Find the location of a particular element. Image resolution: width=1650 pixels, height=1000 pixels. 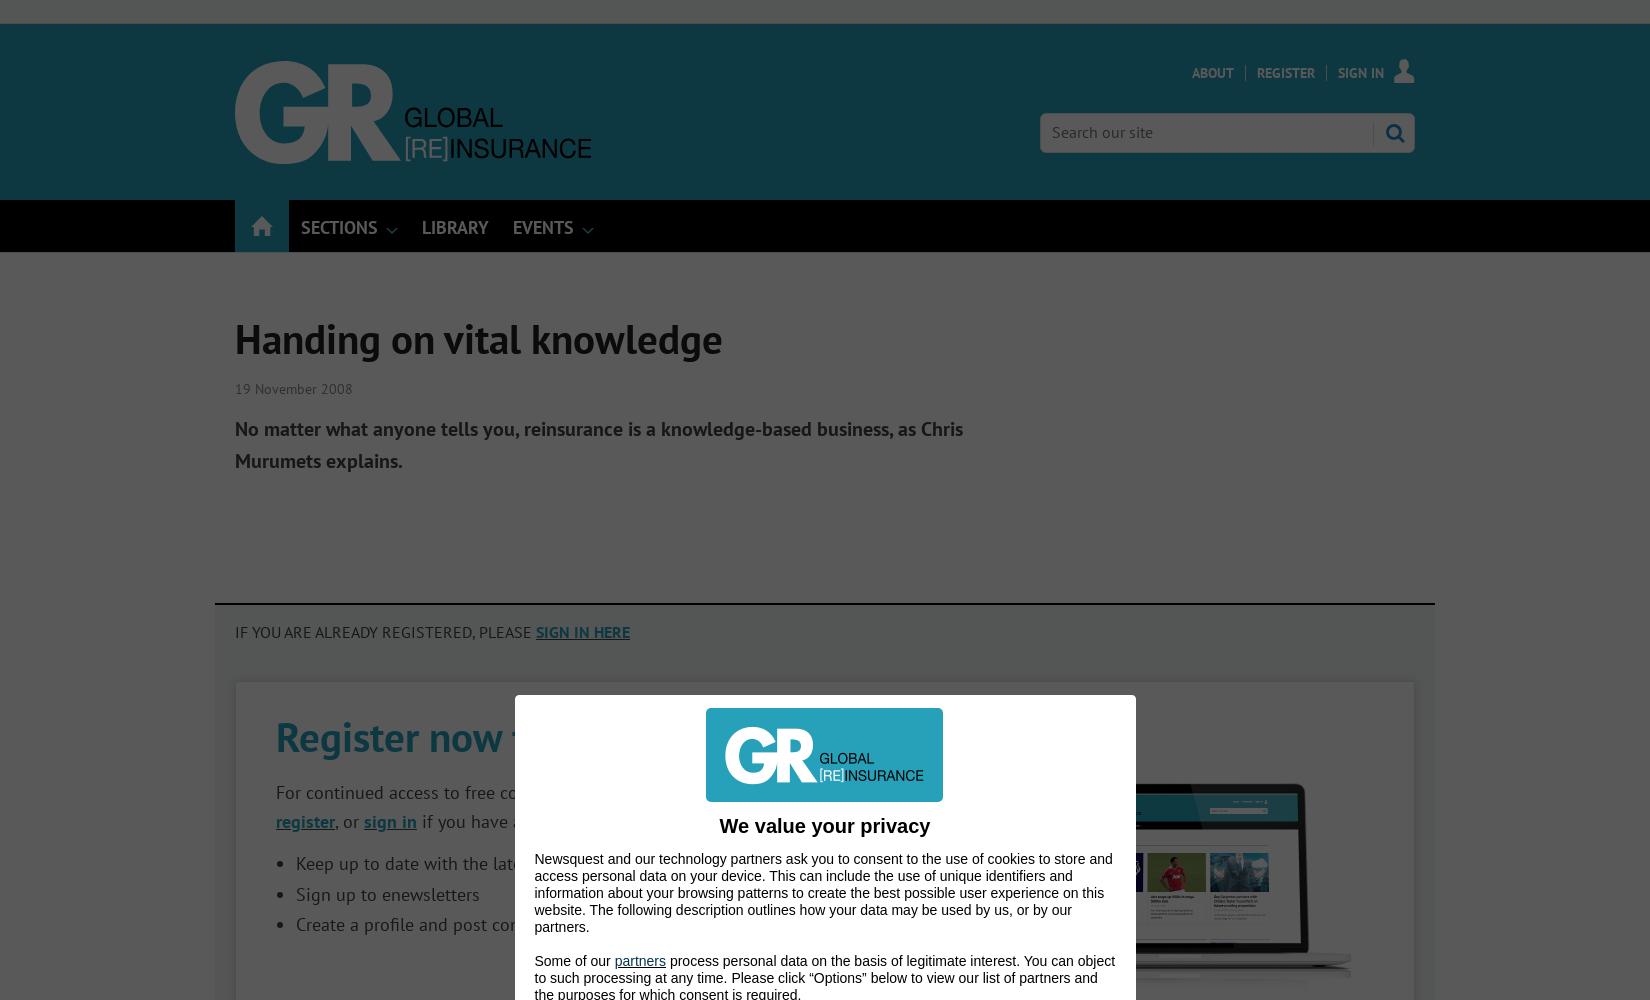

', or' is located at coordinates (349, 820).